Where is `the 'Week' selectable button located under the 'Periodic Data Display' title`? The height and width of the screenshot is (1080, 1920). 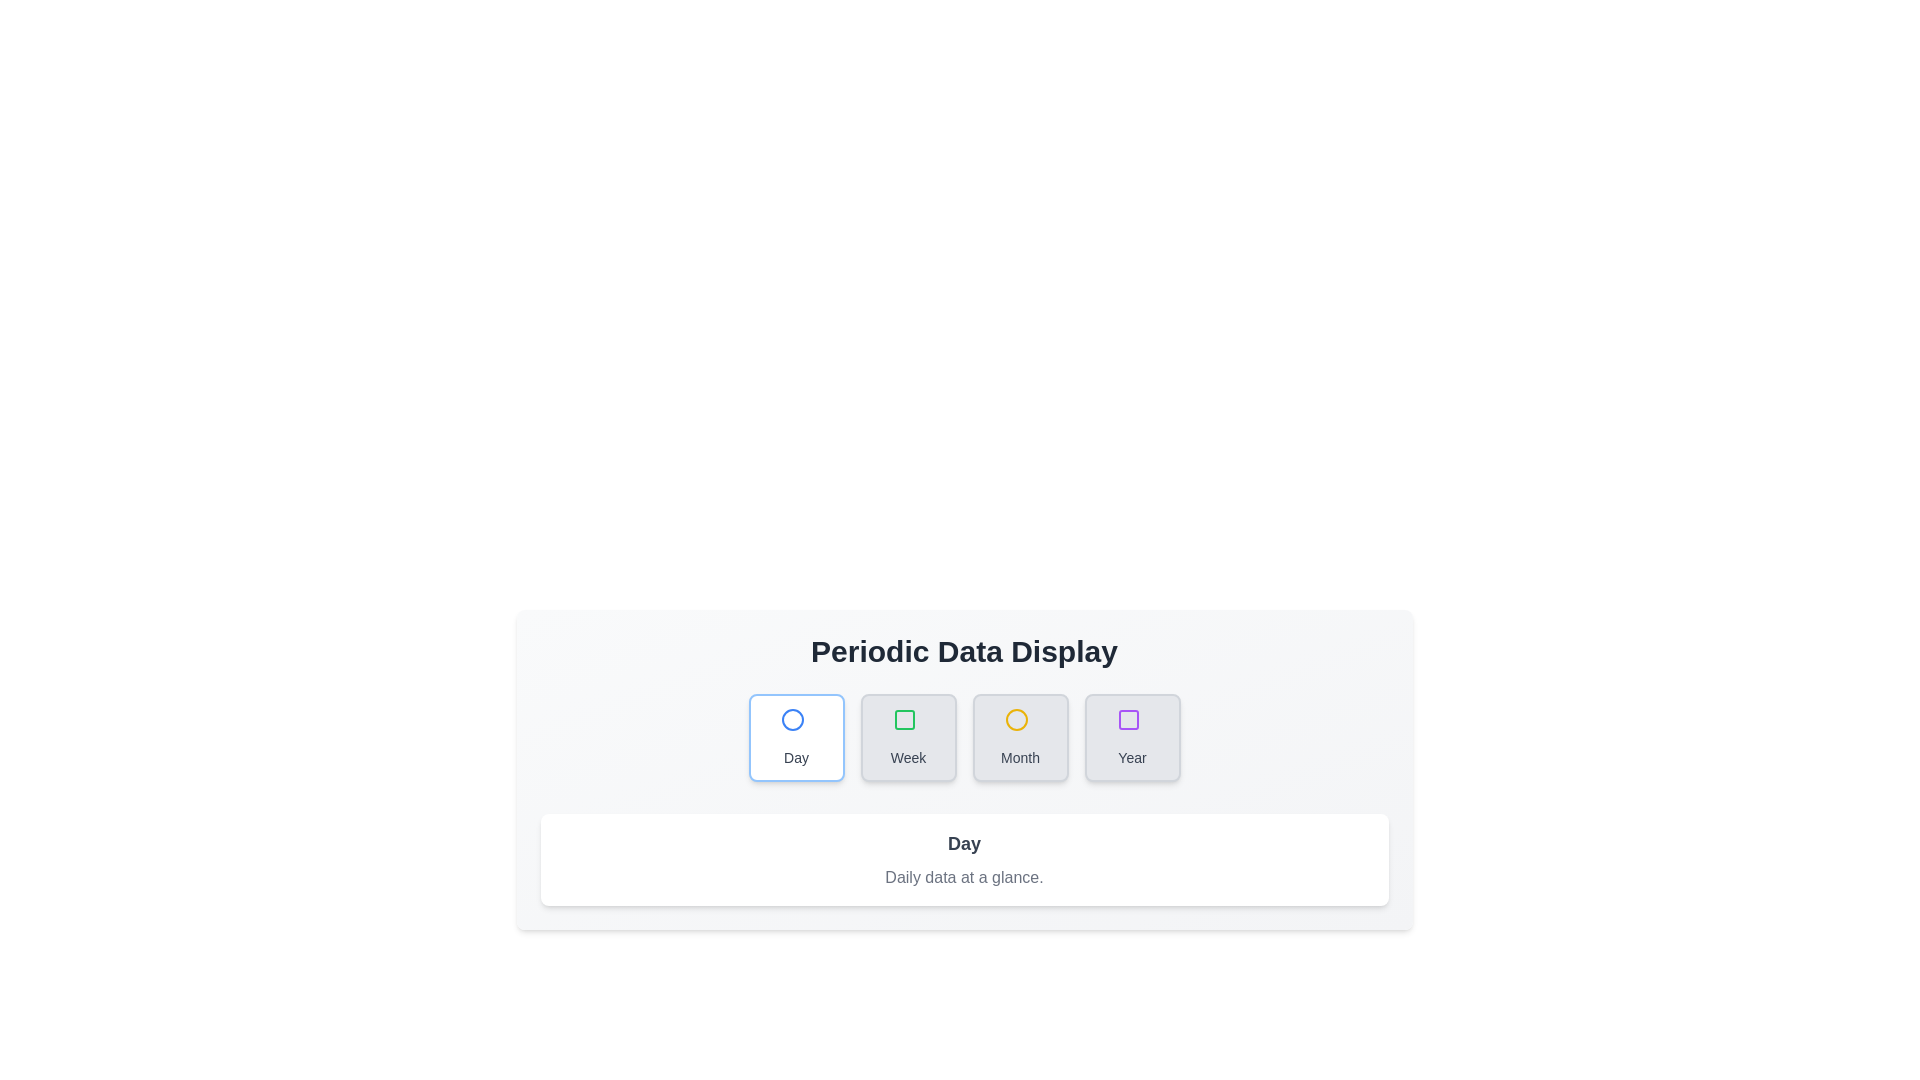 the 'Week' selectable button located under the 'Periodic Data Display' title is located at coordinates (903, 720).